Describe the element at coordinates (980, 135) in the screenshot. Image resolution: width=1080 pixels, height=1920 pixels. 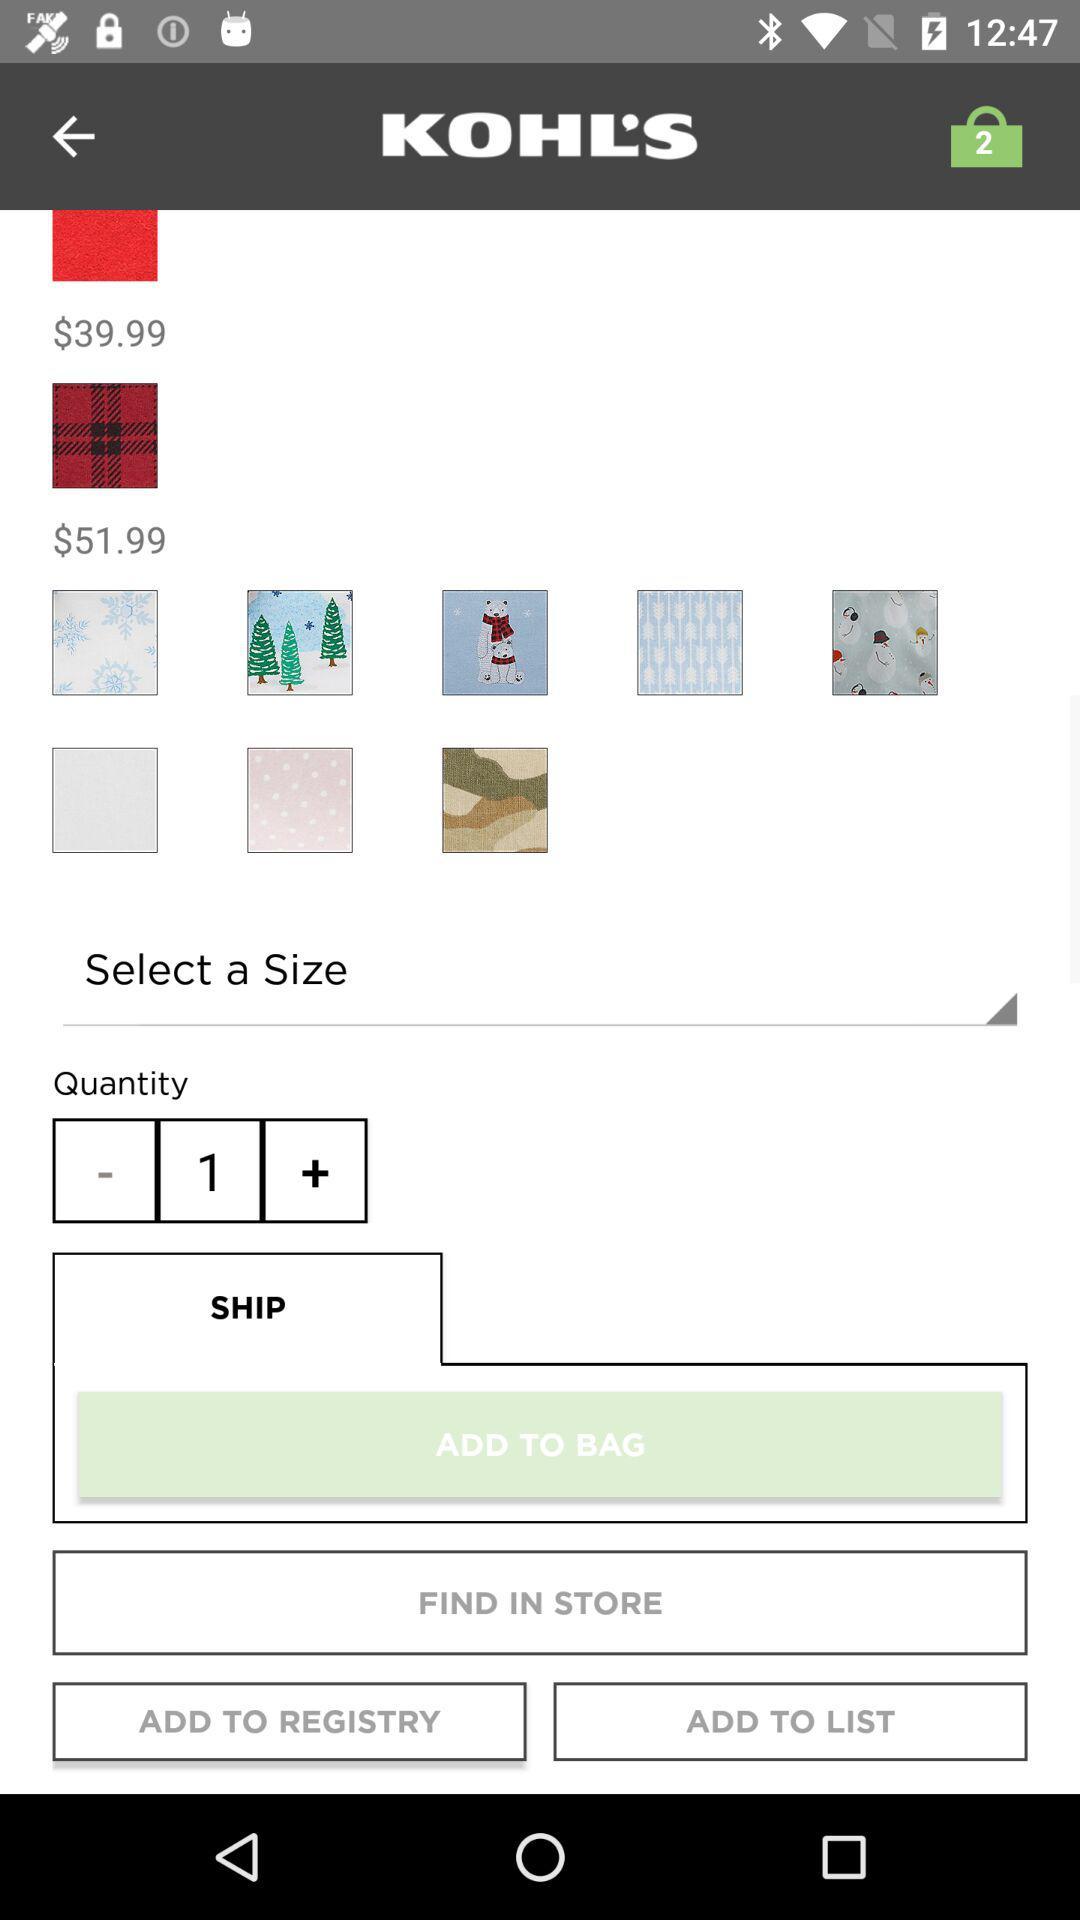
I see `the shop icon` at that location.